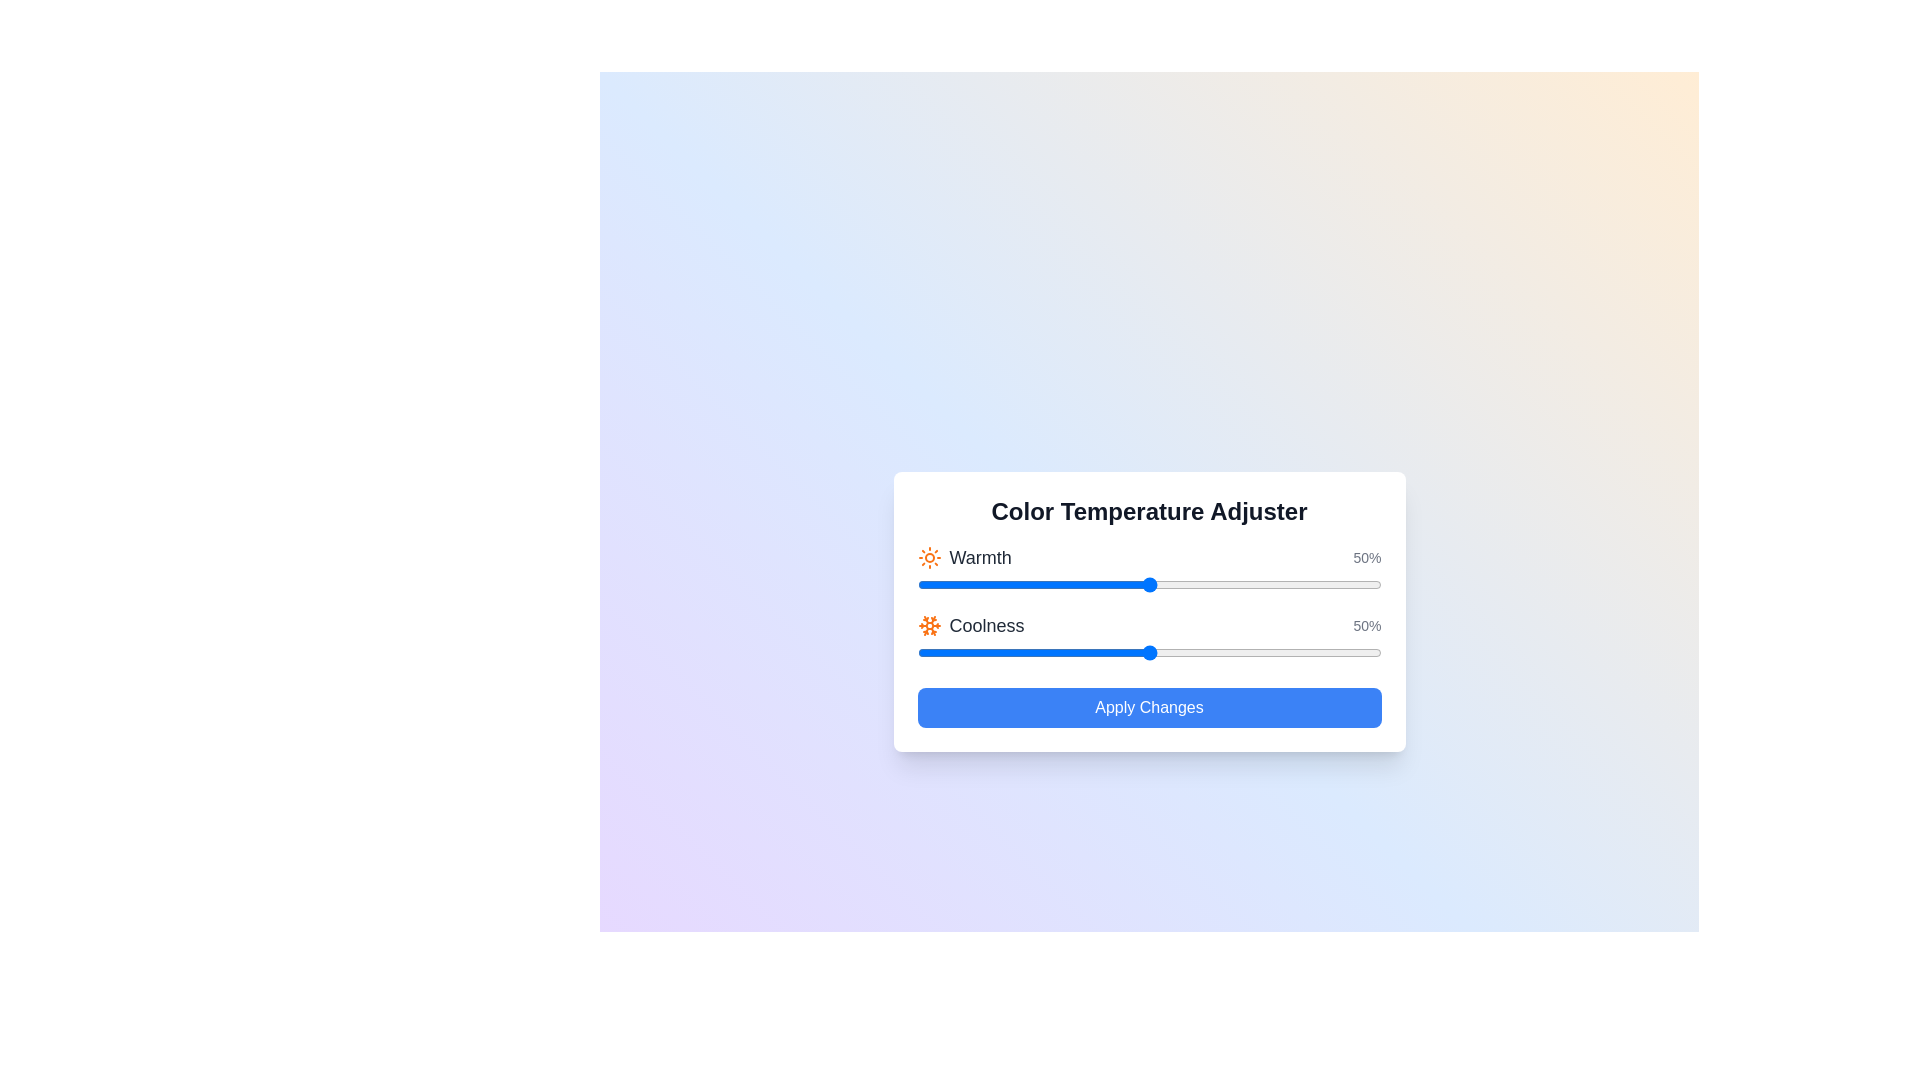 The height and width of the screenshot is (1080, 1920). What do you see at coordinates (1158, 585) in the screenshot?
I see `the 'Warmth' slider to 52%` at bounding box center [1158, 585].